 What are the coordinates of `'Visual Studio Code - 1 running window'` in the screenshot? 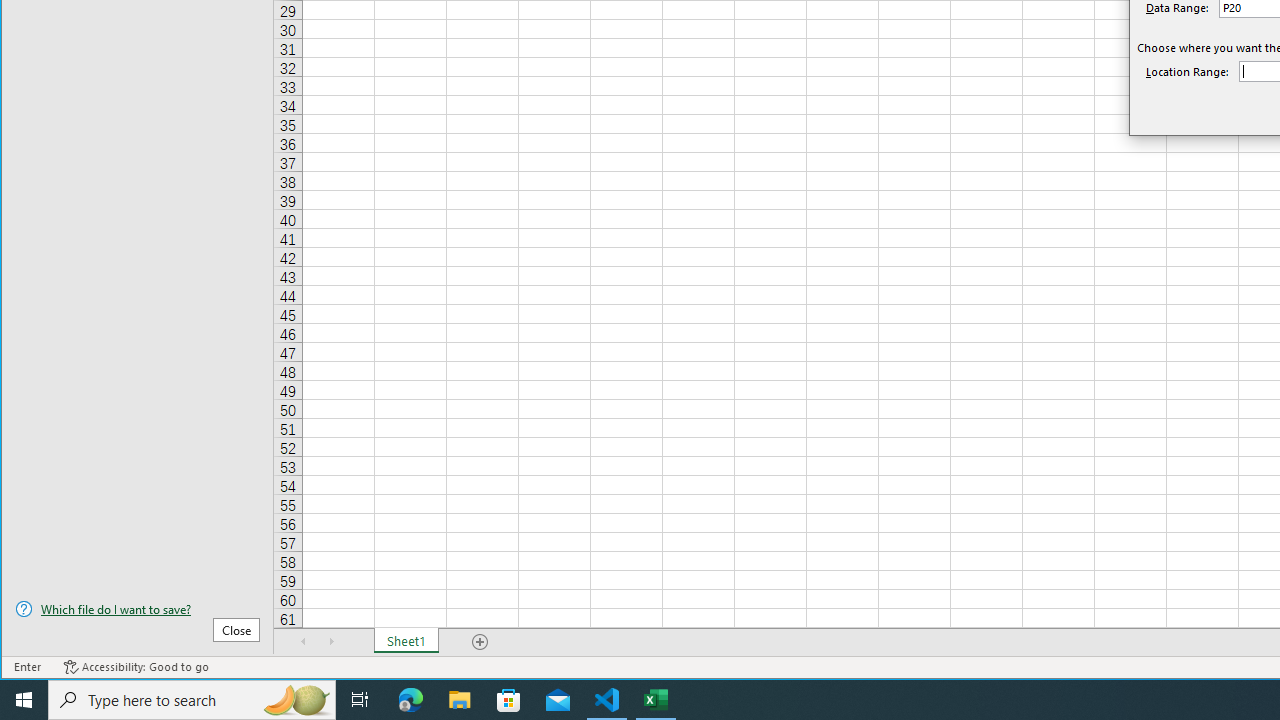 It's located at (606, 698).